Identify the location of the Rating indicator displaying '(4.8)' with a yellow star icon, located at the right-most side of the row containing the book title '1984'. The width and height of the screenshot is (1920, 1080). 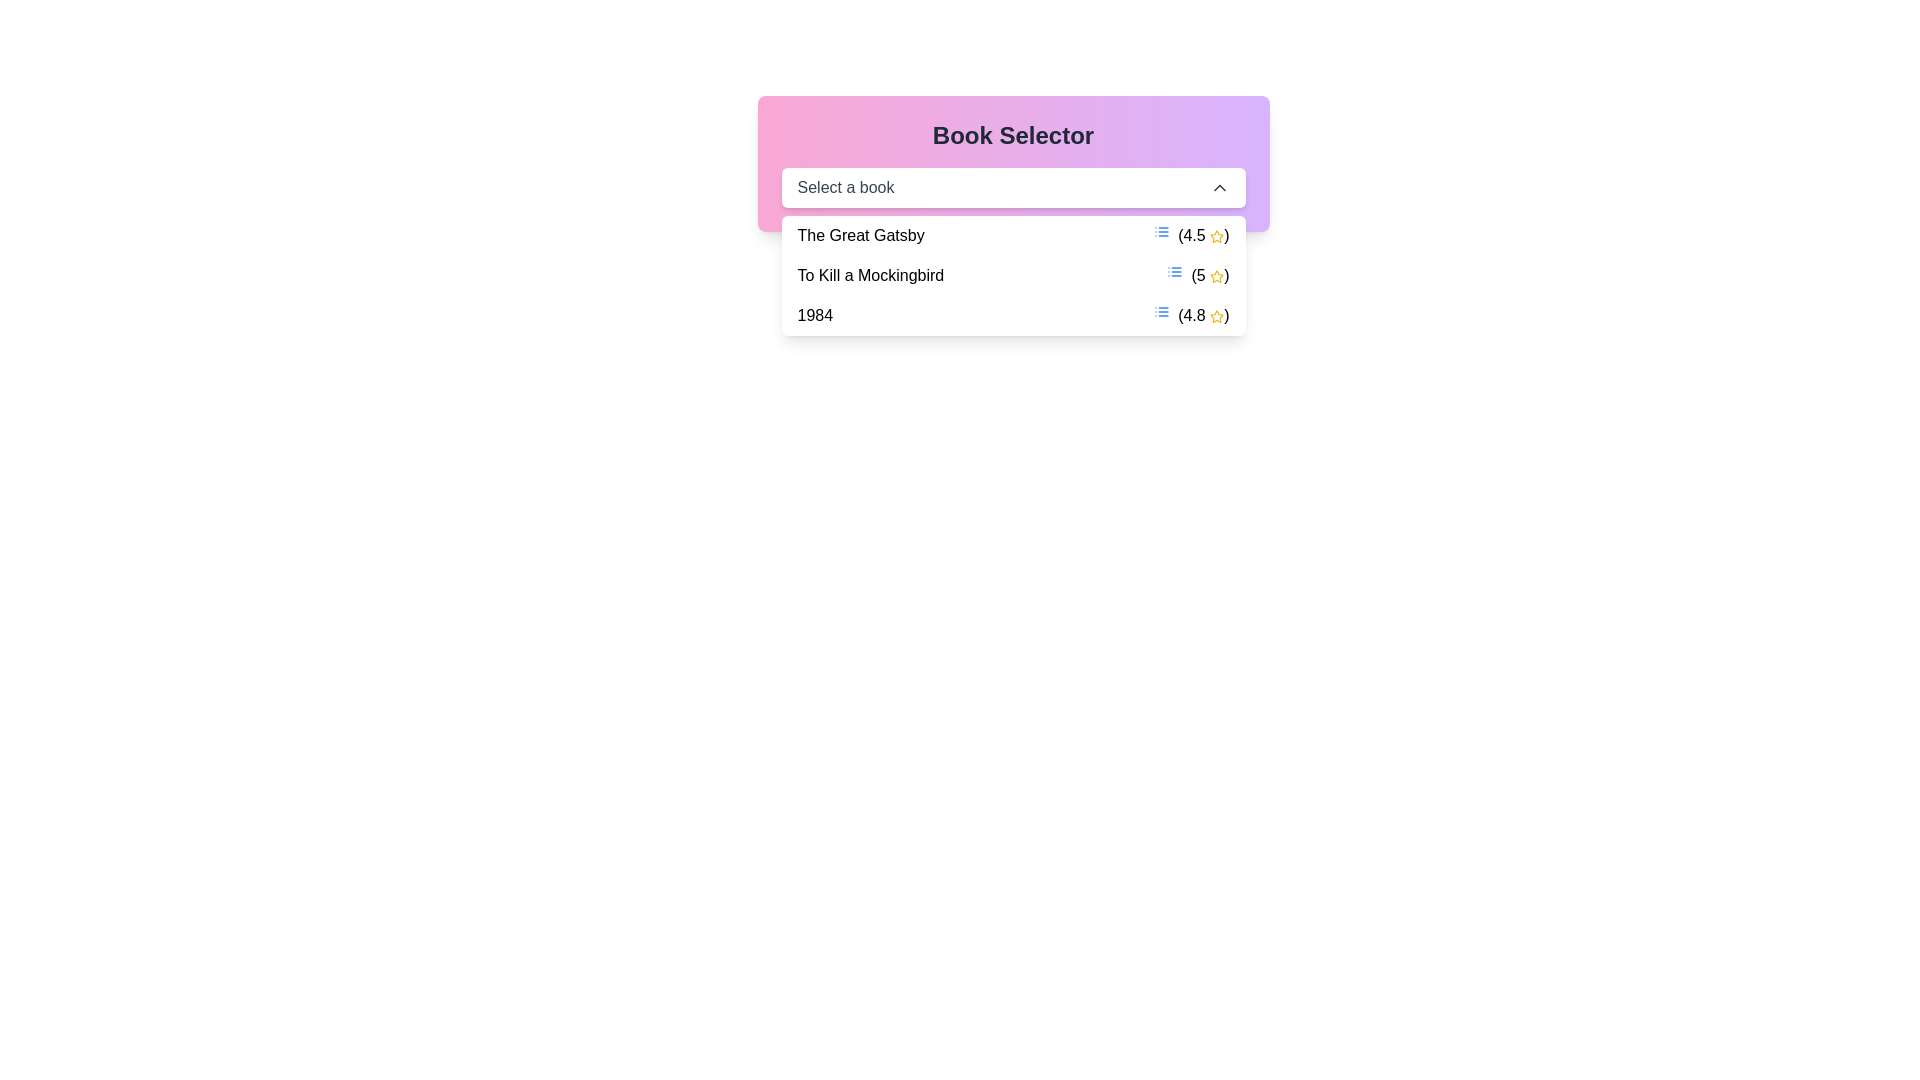
(1191, 315).